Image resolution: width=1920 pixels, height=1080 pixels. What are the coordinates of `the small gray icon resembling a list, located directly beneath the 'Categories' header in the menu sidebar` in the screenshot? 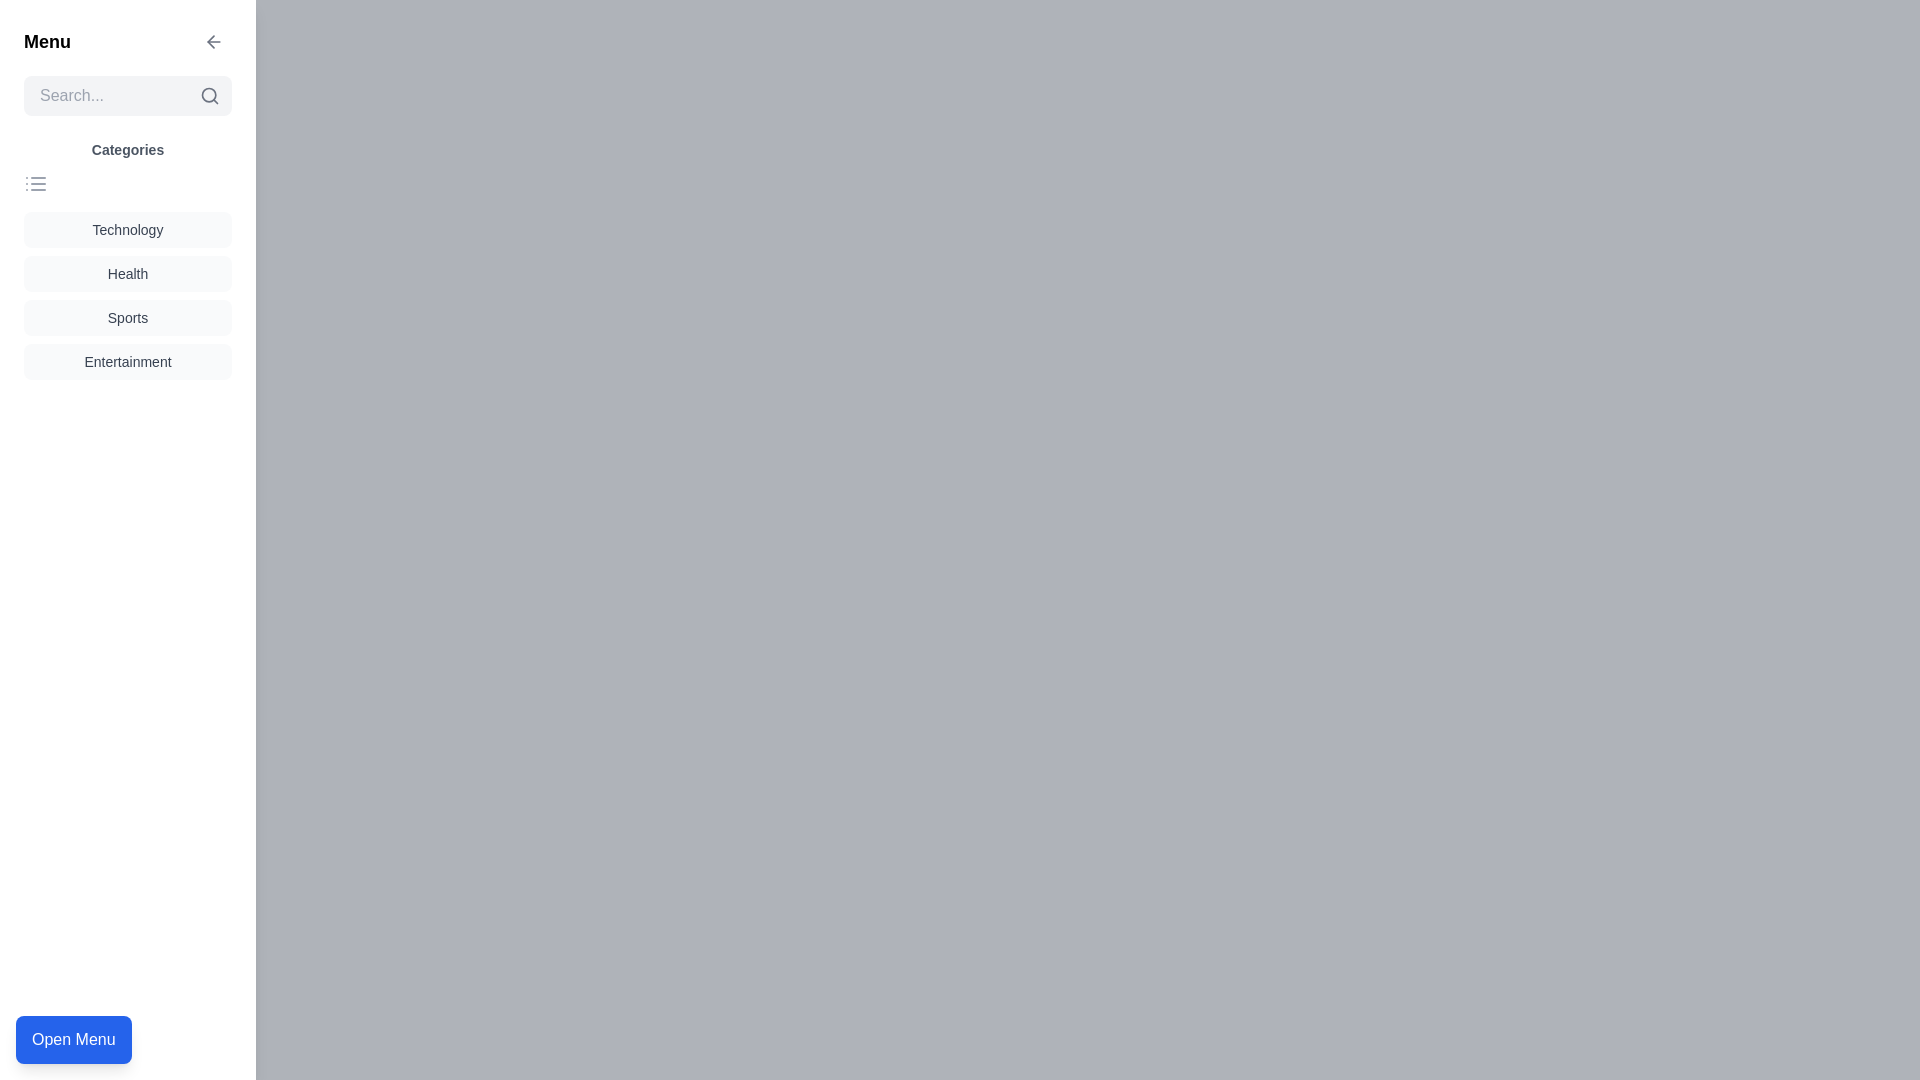 It's located at (35, 184).